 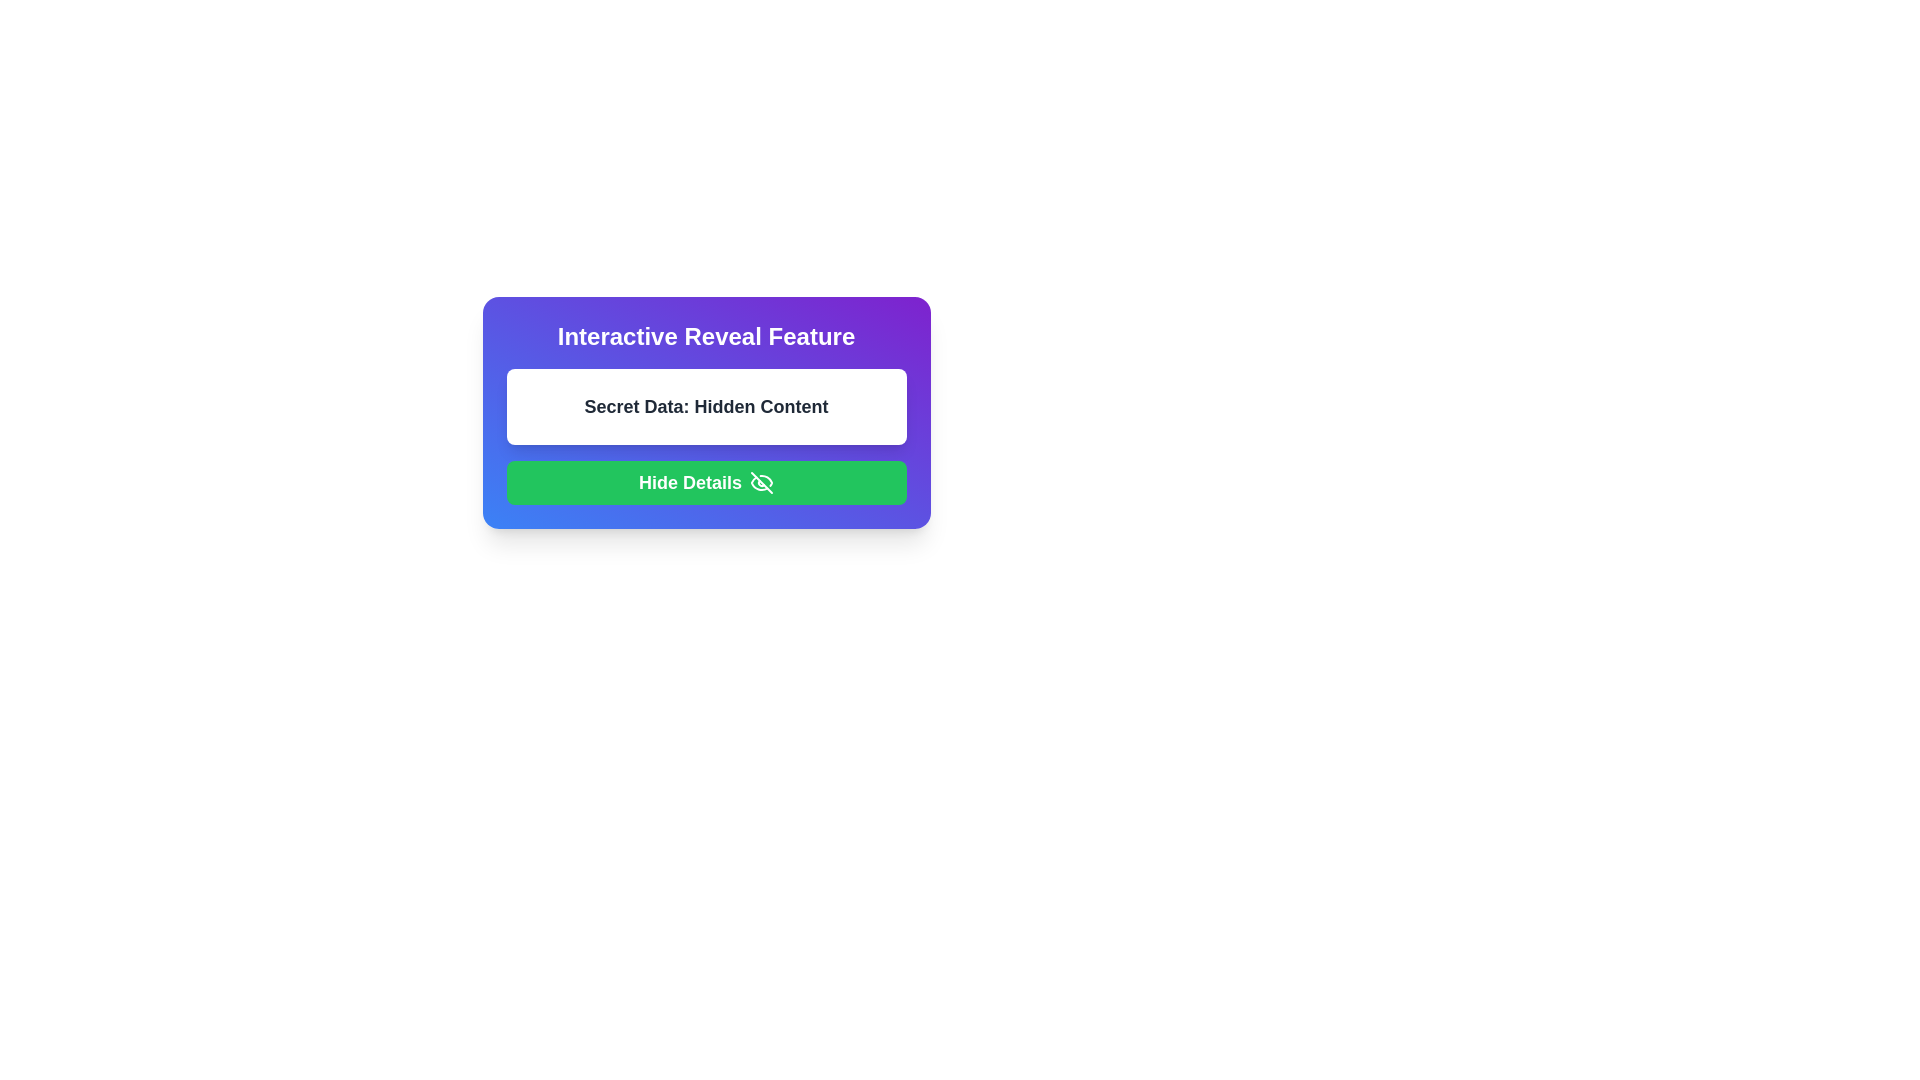 What do you see at coordinates (761, 482) in the screenshot?
I see `the eye-off icon located to the right of the text 'Hide Details' within the green rectangular button beneath 'Secret Data: Hidden Content'` at bounding box center [761, 482].